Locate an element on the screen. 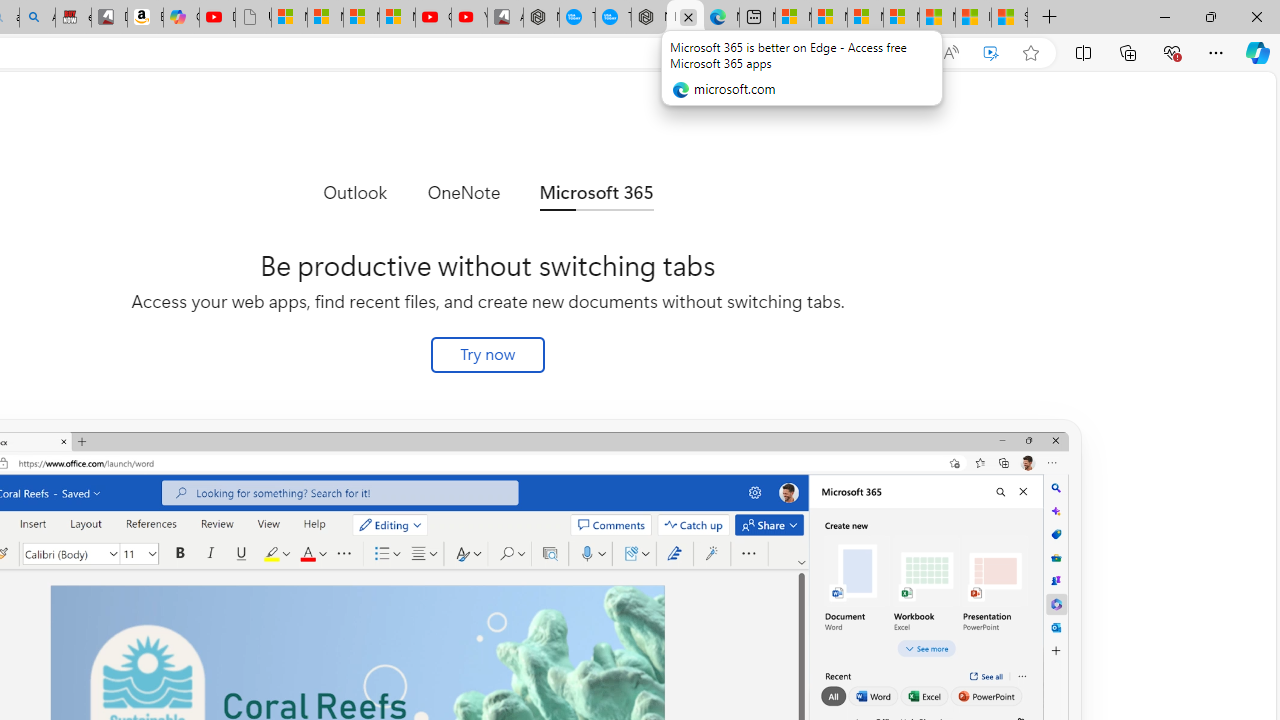 This screenshot has height=720, width=1280. 'Microsoft Start' is located at coordinates (936, 17).